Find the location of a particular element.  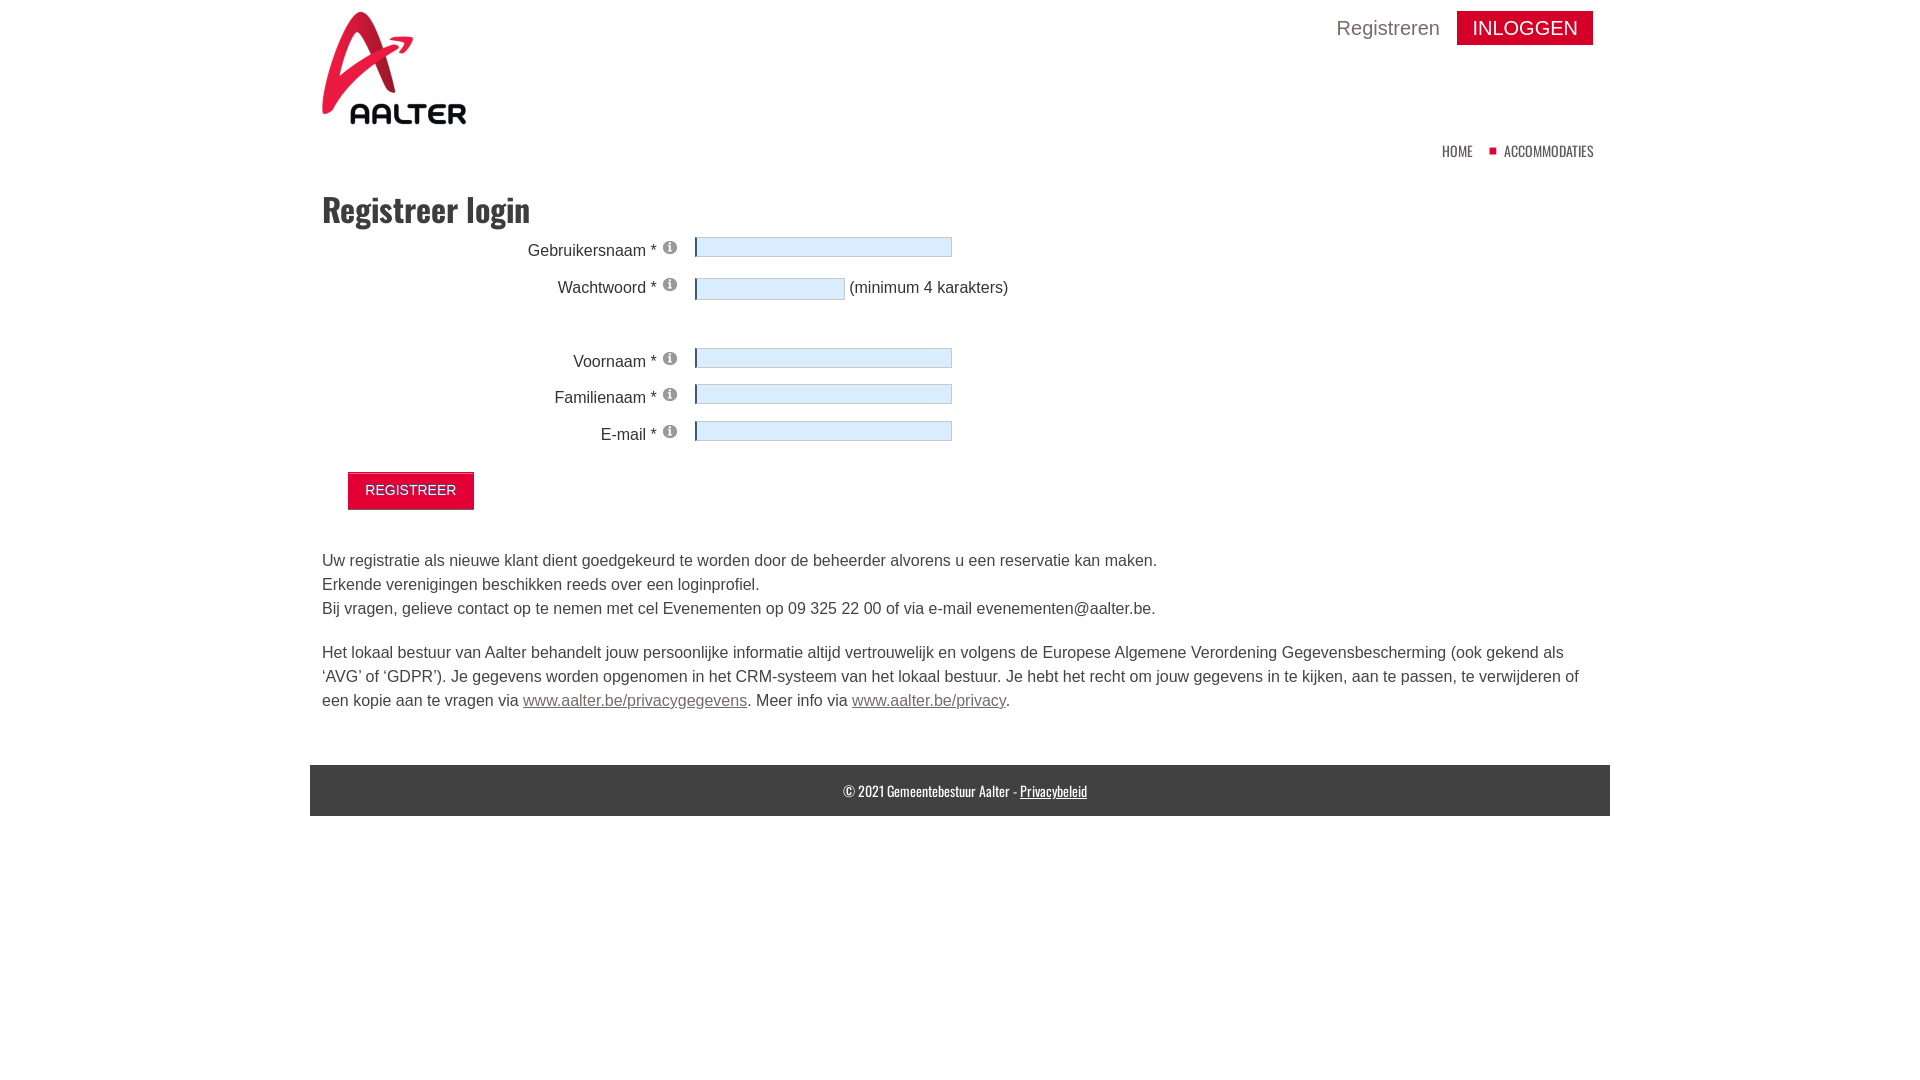

'Aalter' is located at coordinates (393, 65).